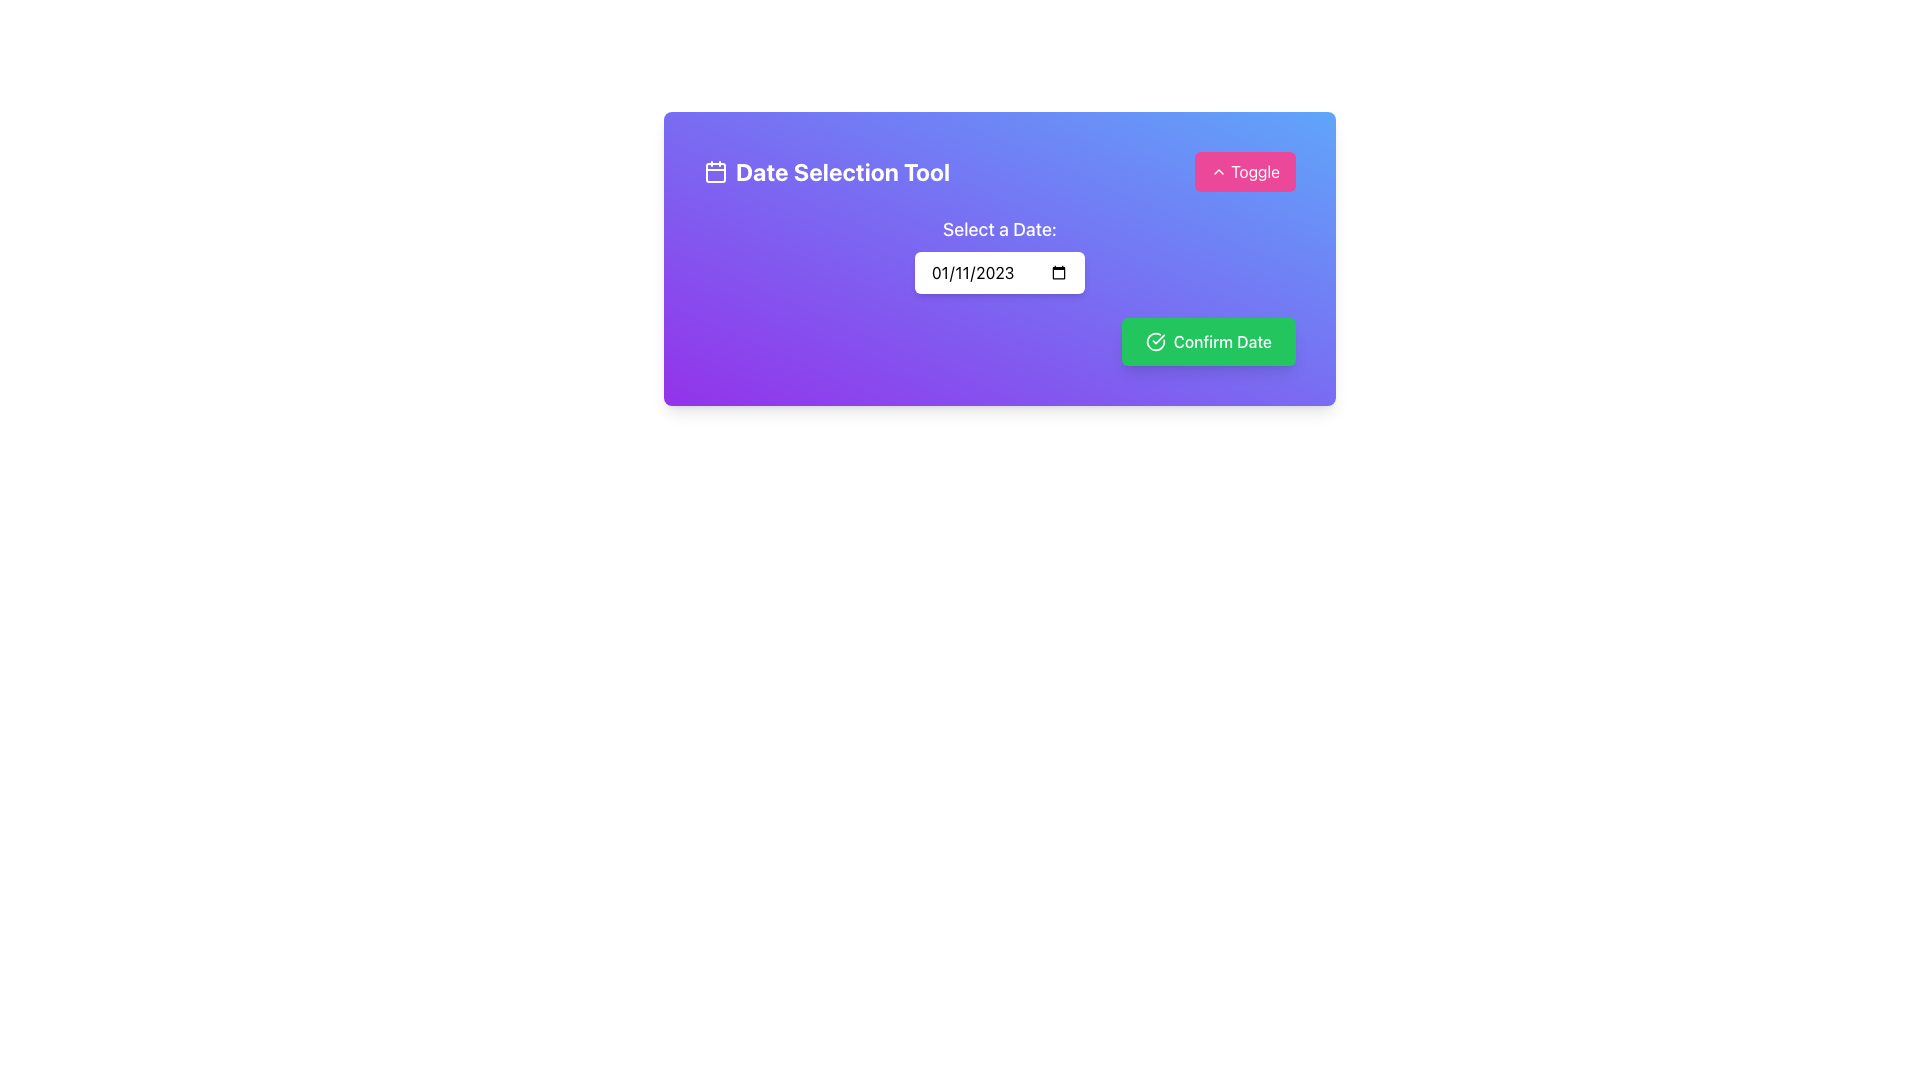 The image size is (1920, 1080). What do you see at coordinates (1244, 171) in the screenshot?
I see `the vibrant pink 'Toggle' button with an upward-pointing chevron icon` at bounding box center [1244, 171].